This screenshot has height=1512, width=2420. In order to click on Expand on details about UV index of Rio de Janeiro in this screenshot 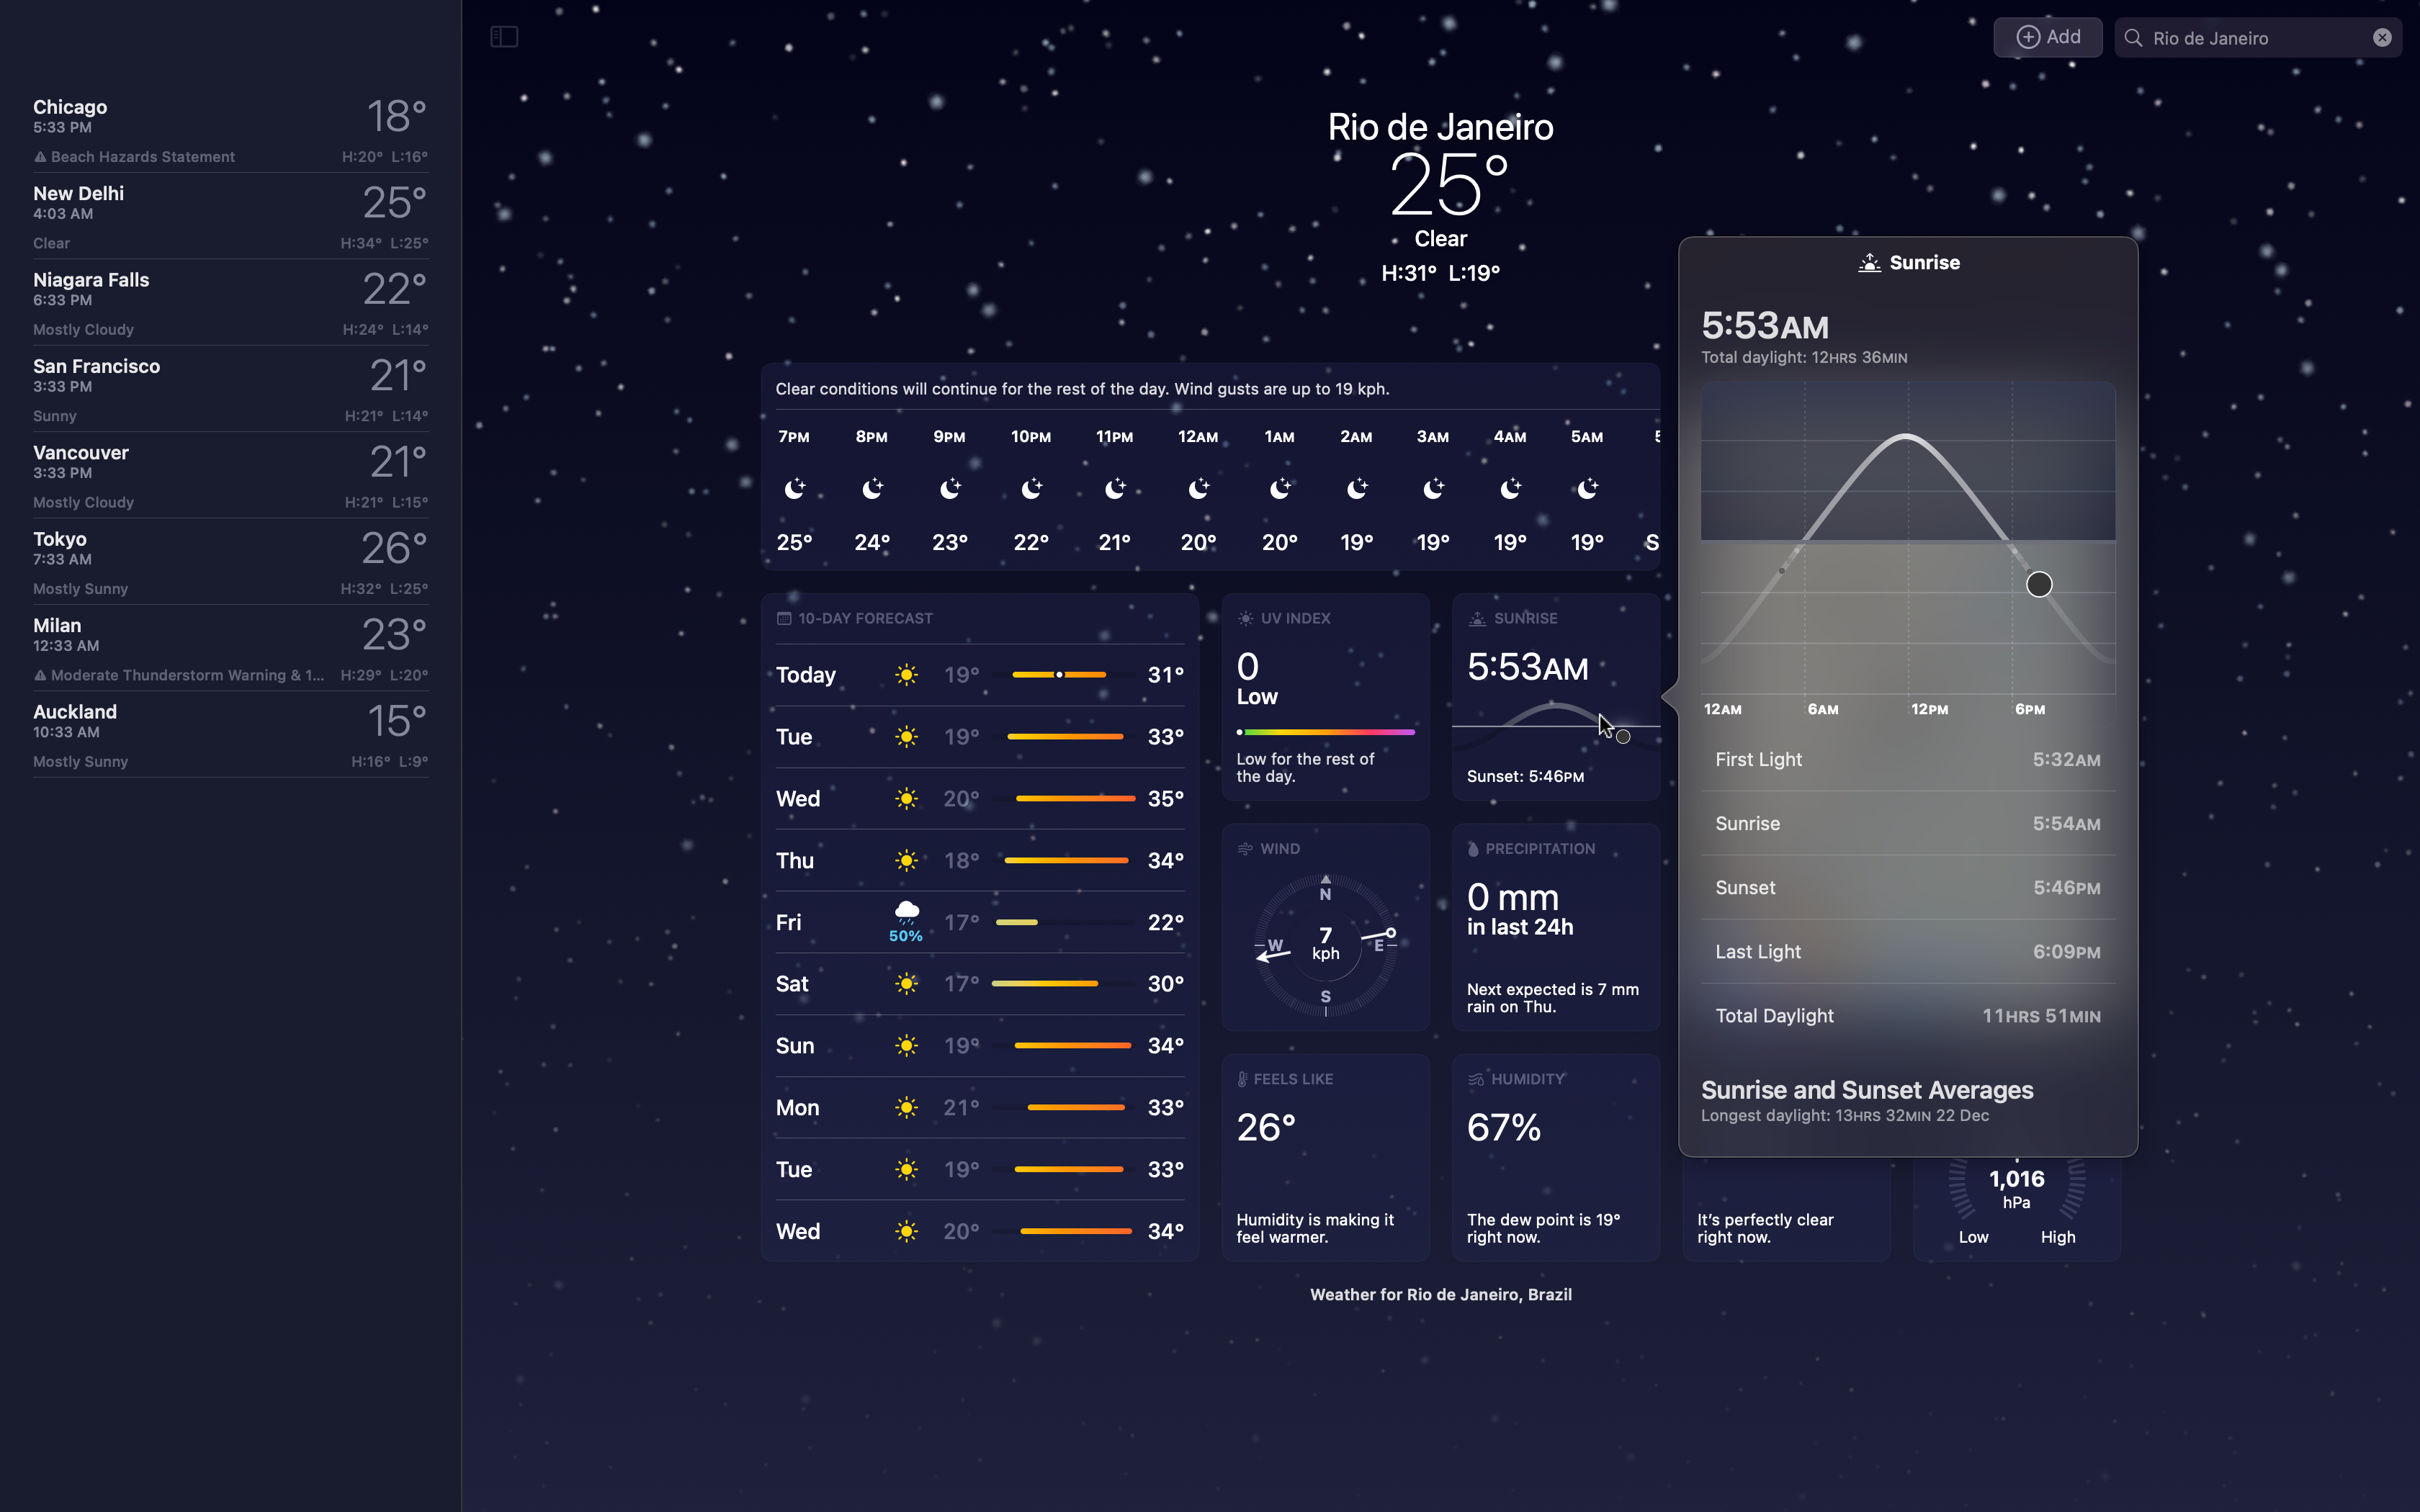, I will do `click(1325, 699)`.